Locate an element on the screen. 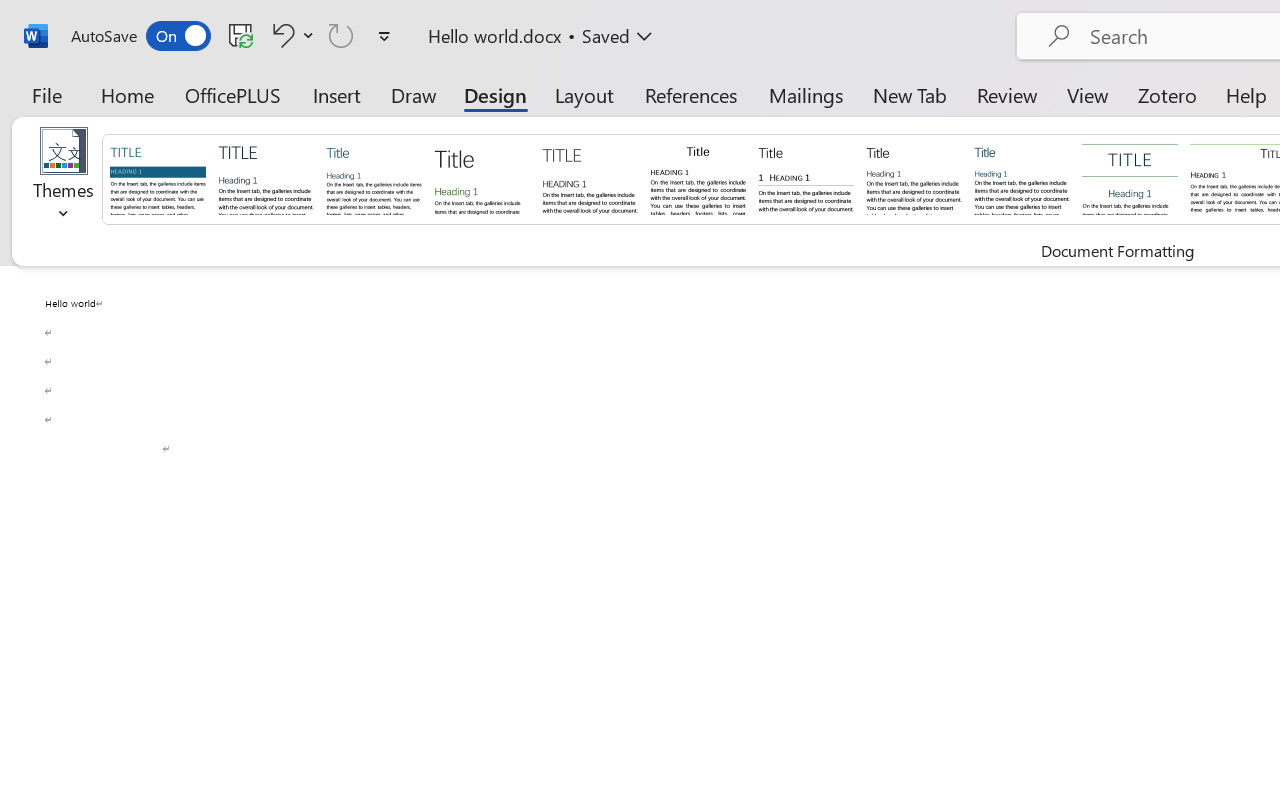 The image size is (1280, 800). 'Review' is located at coordinates (1007, 94).